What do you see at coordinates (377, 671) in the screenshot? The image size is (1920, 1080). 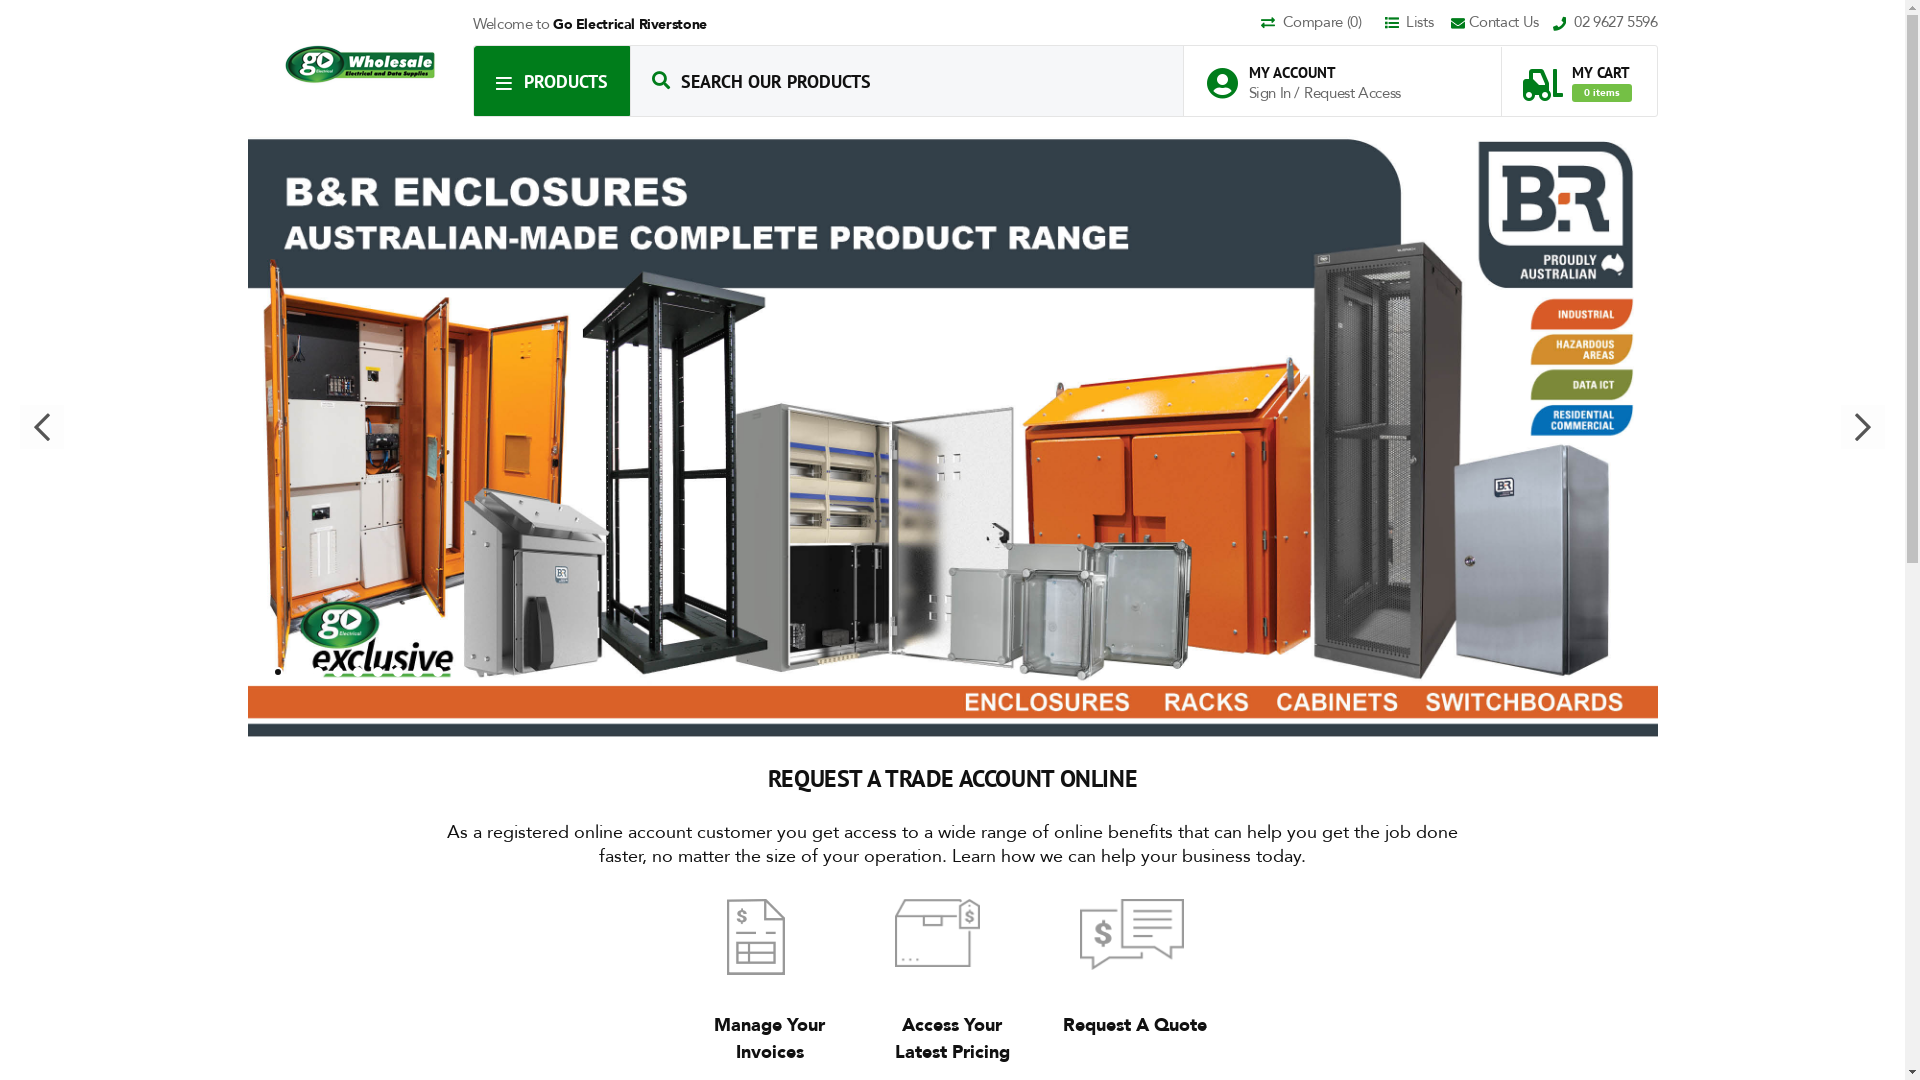 I see `'7'` at bounding box center [377, 671].